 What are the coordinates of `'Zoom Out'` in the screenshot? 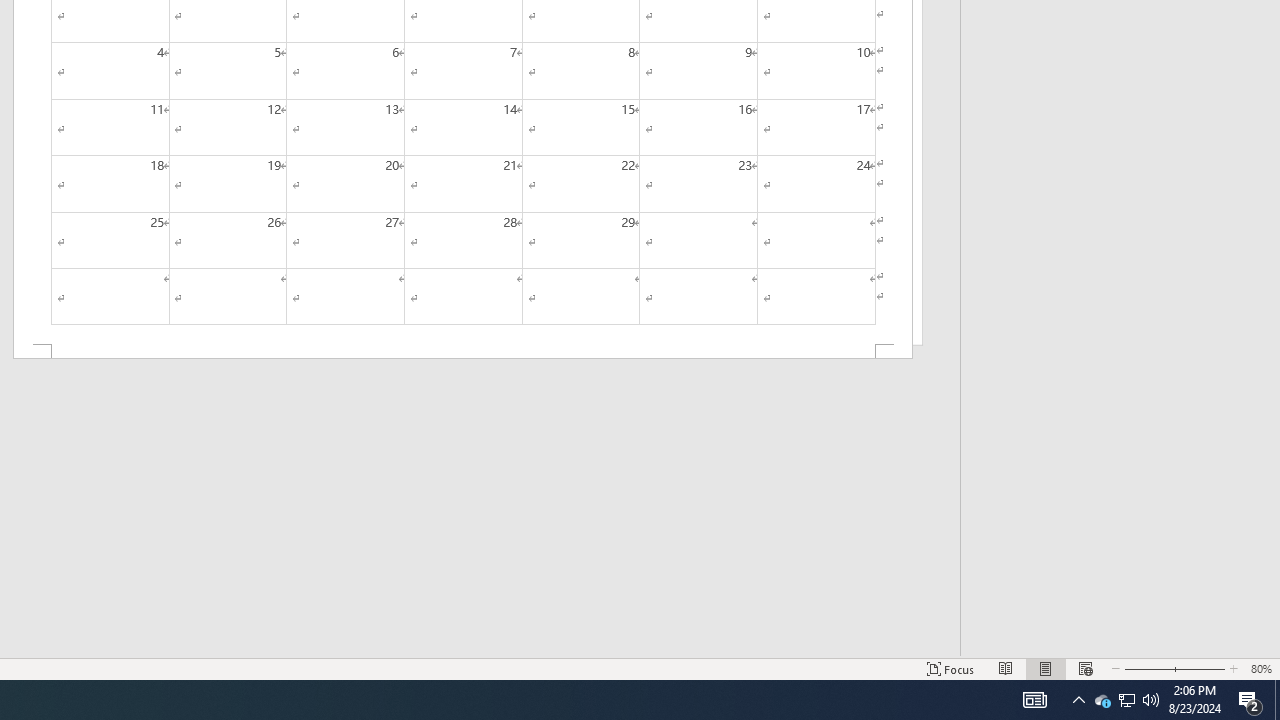 It's located at (1143, 669).